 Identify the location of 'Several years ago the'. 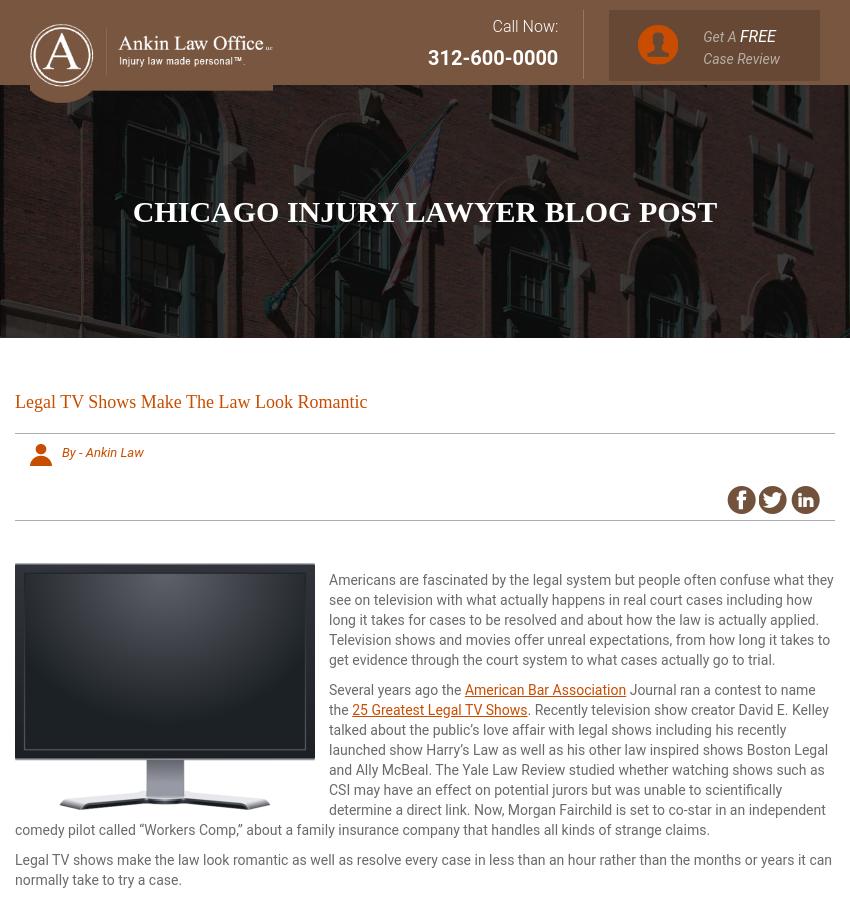
(329, 689).